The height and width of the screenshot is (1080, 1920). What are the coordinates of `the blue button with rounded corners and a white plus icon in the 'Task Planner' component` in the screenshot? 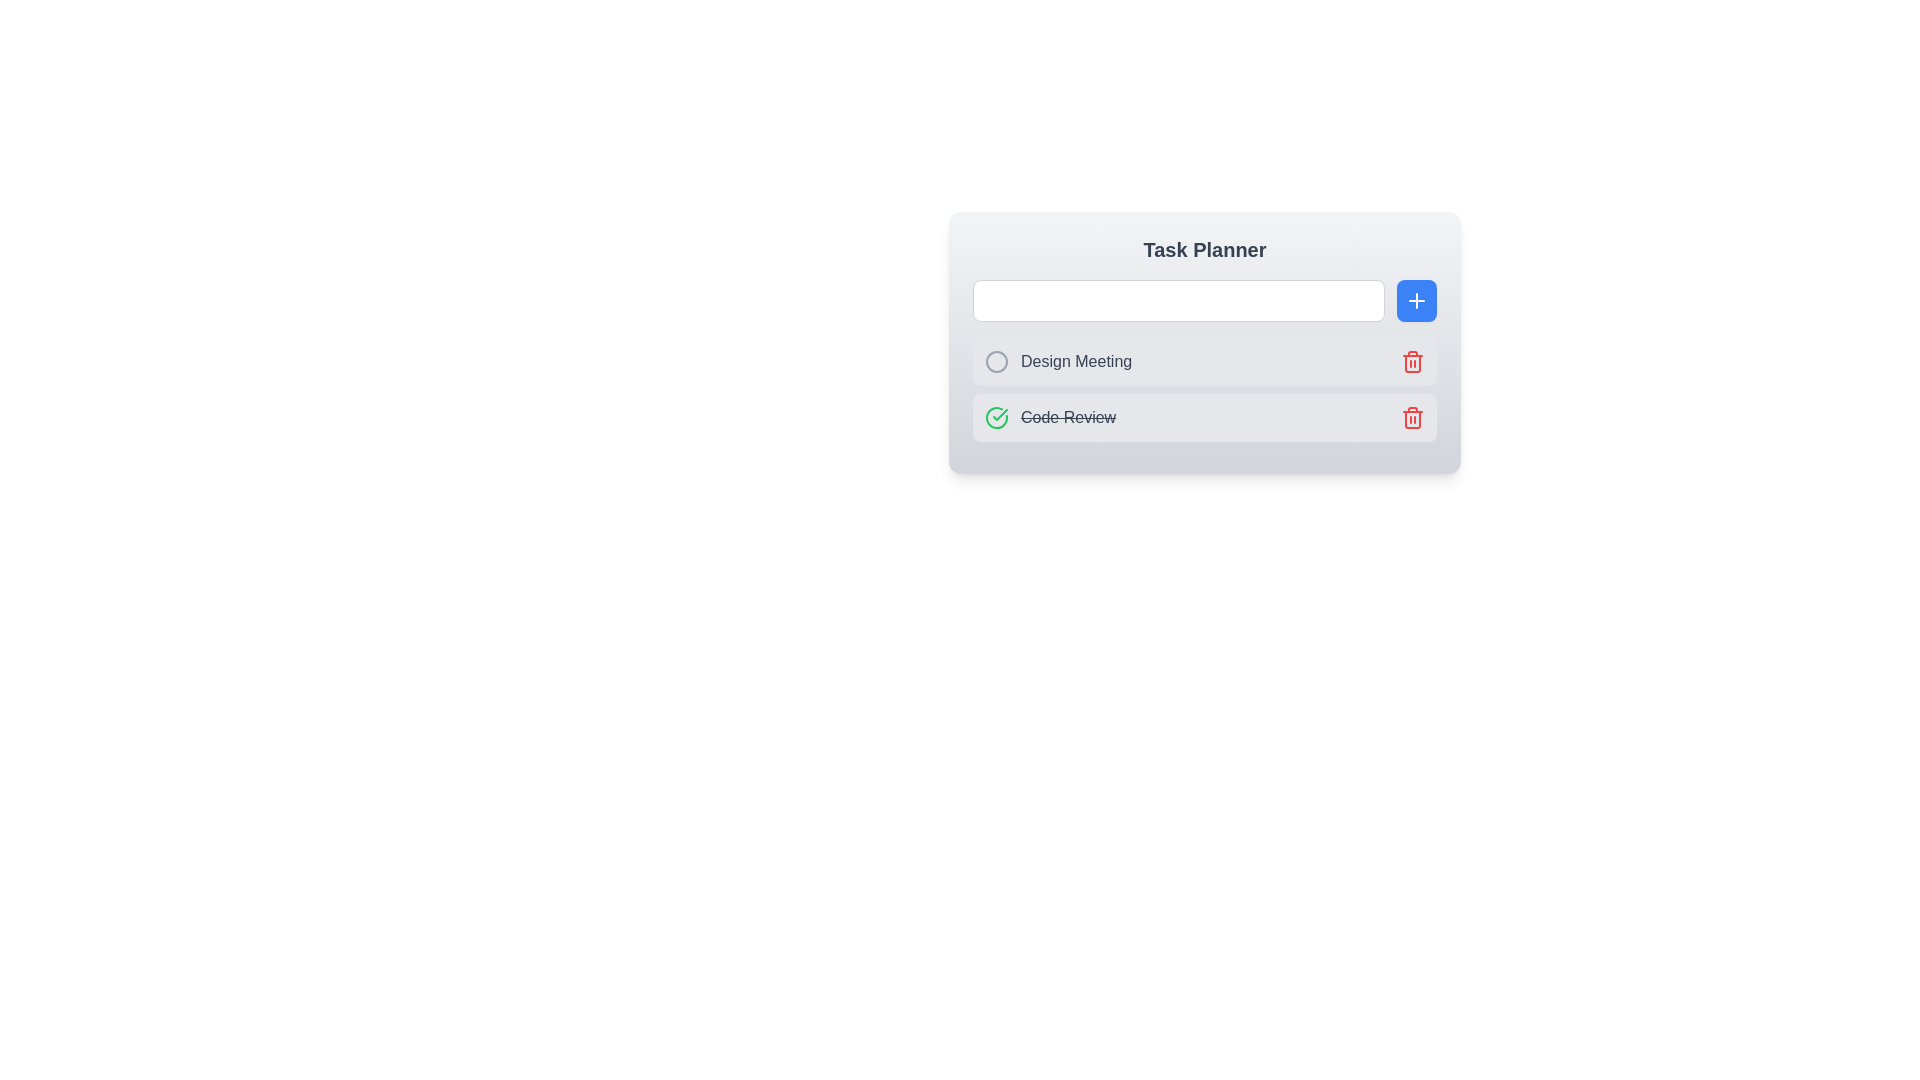 It's located at (1415, 300).